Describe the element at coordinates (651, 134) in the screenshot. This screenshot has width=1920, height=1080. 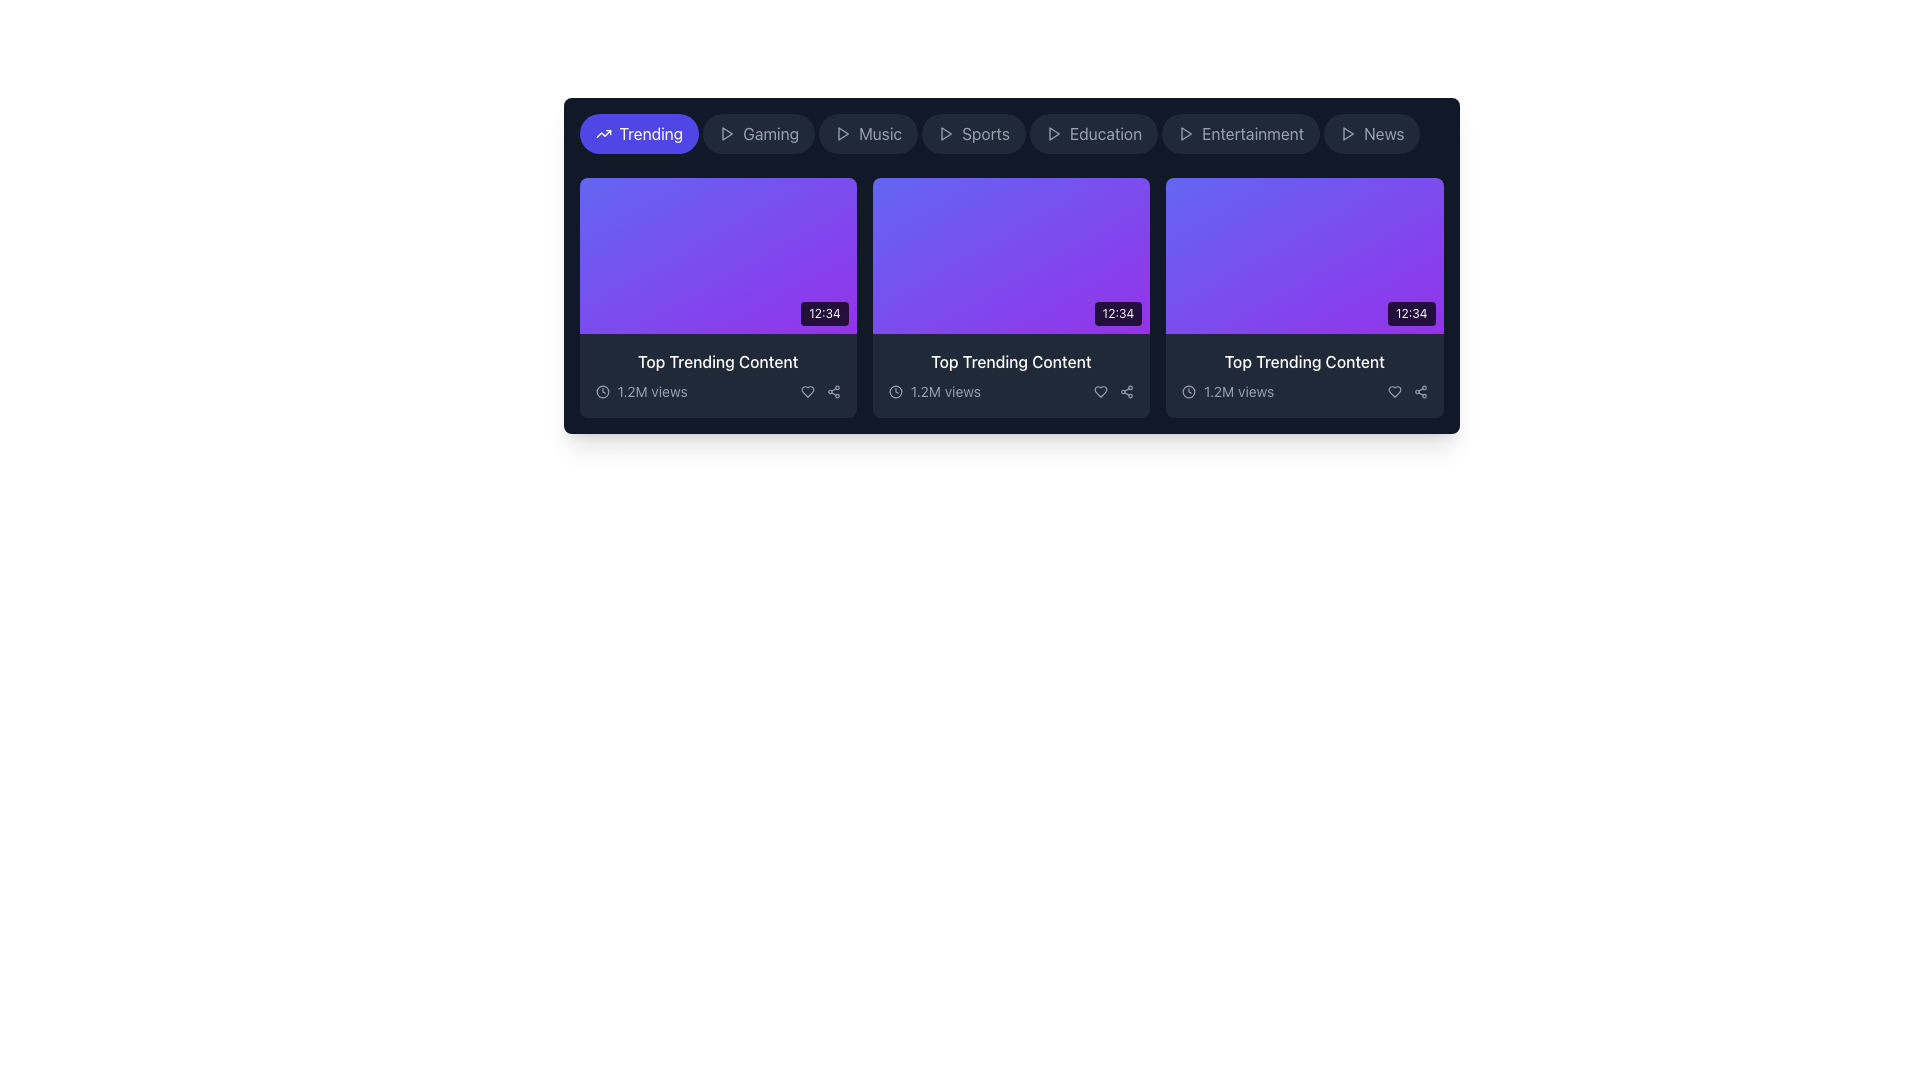
I see `the 'Trending' text label, which is a bold white font on a purple background within a rounded rectangular button` at that location.